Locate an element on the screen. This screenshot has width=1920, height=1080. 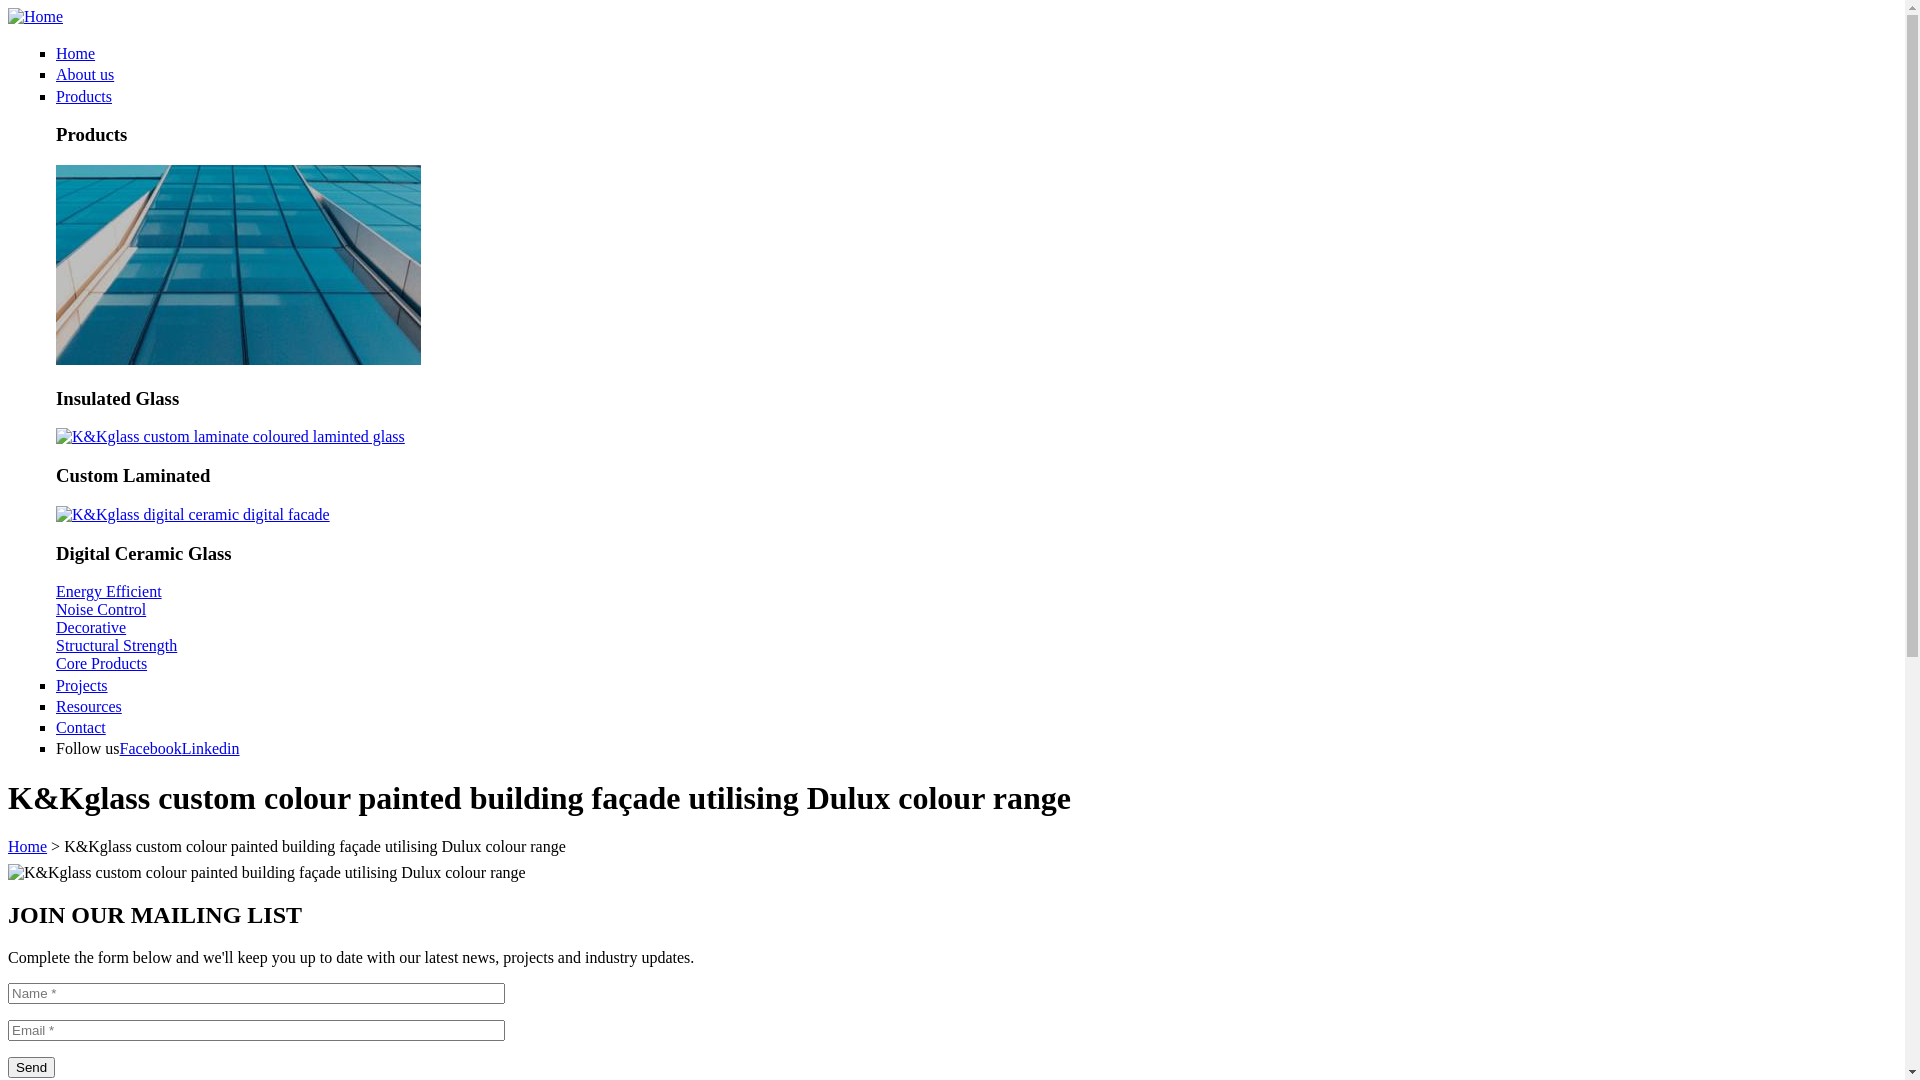
'Decorative' is located at coordinates (90, 626).